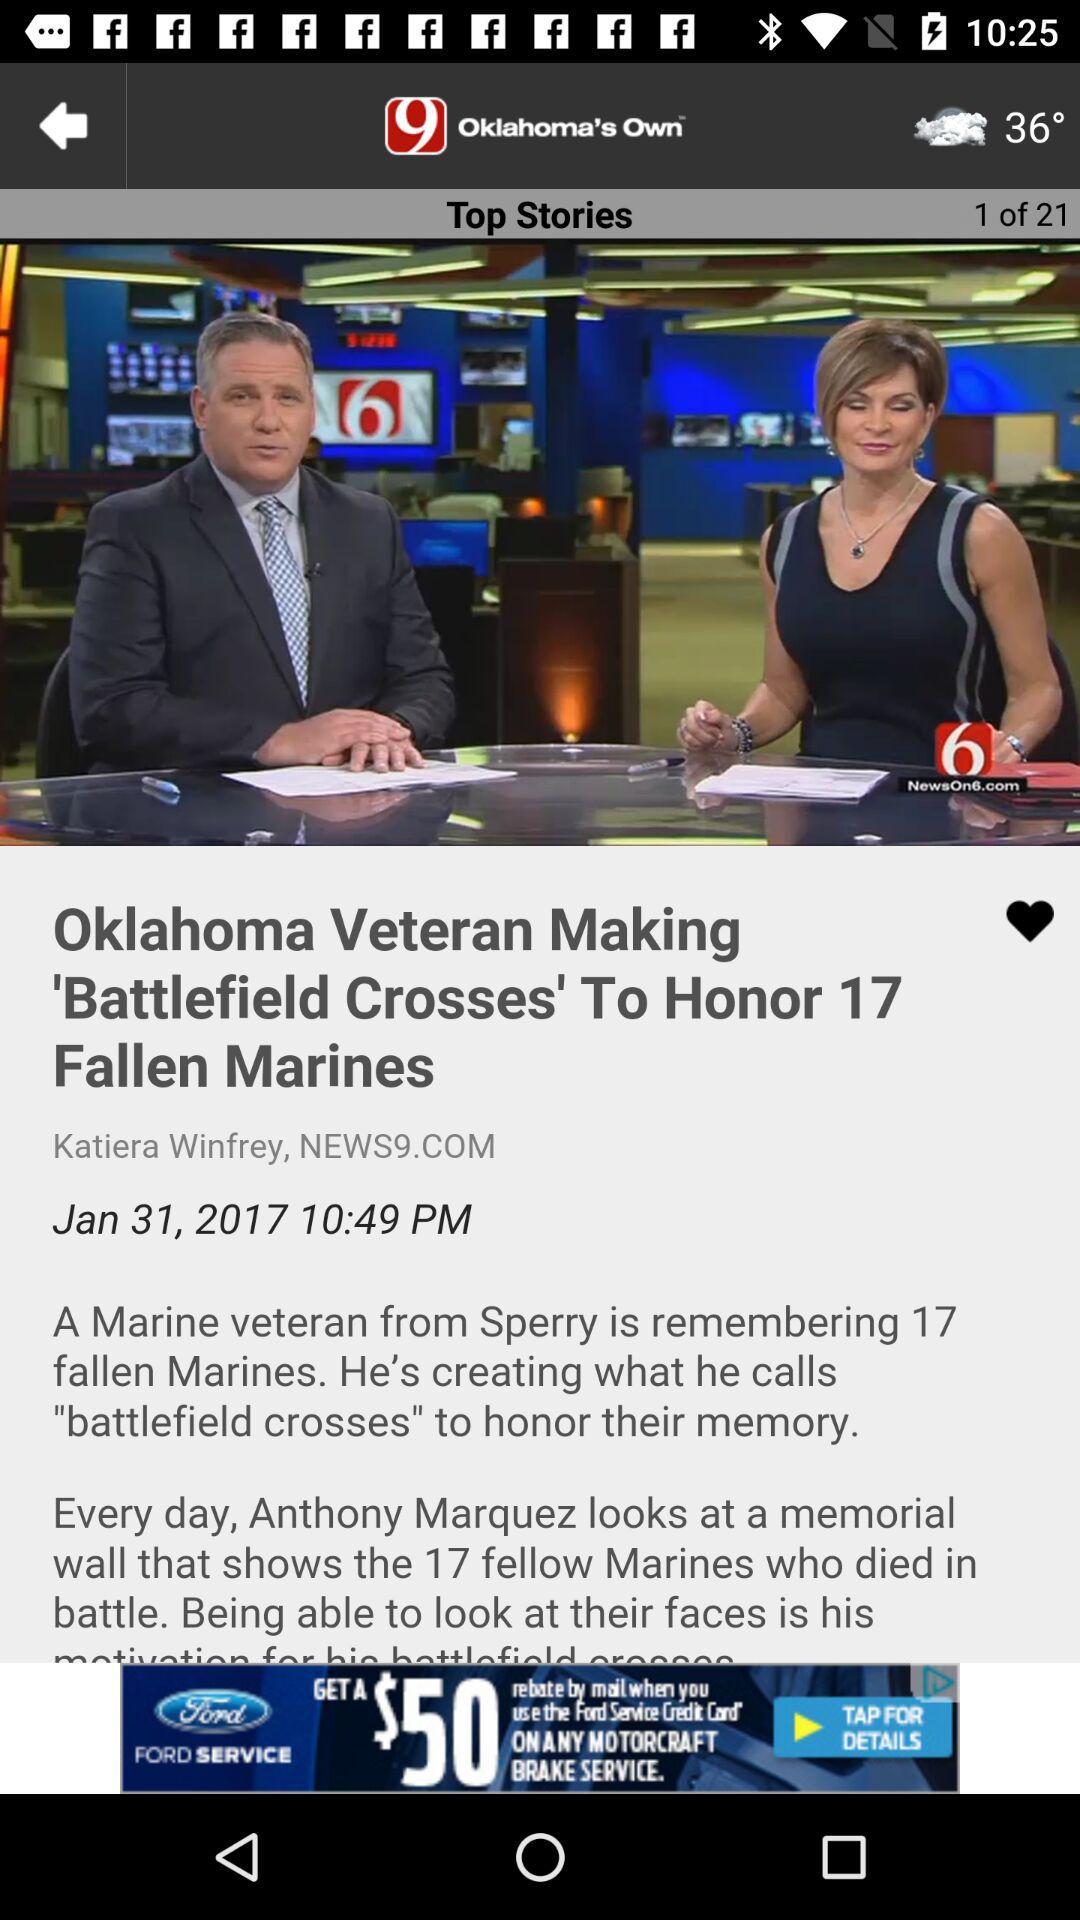  I want to click on back farce, so click(61, 124).